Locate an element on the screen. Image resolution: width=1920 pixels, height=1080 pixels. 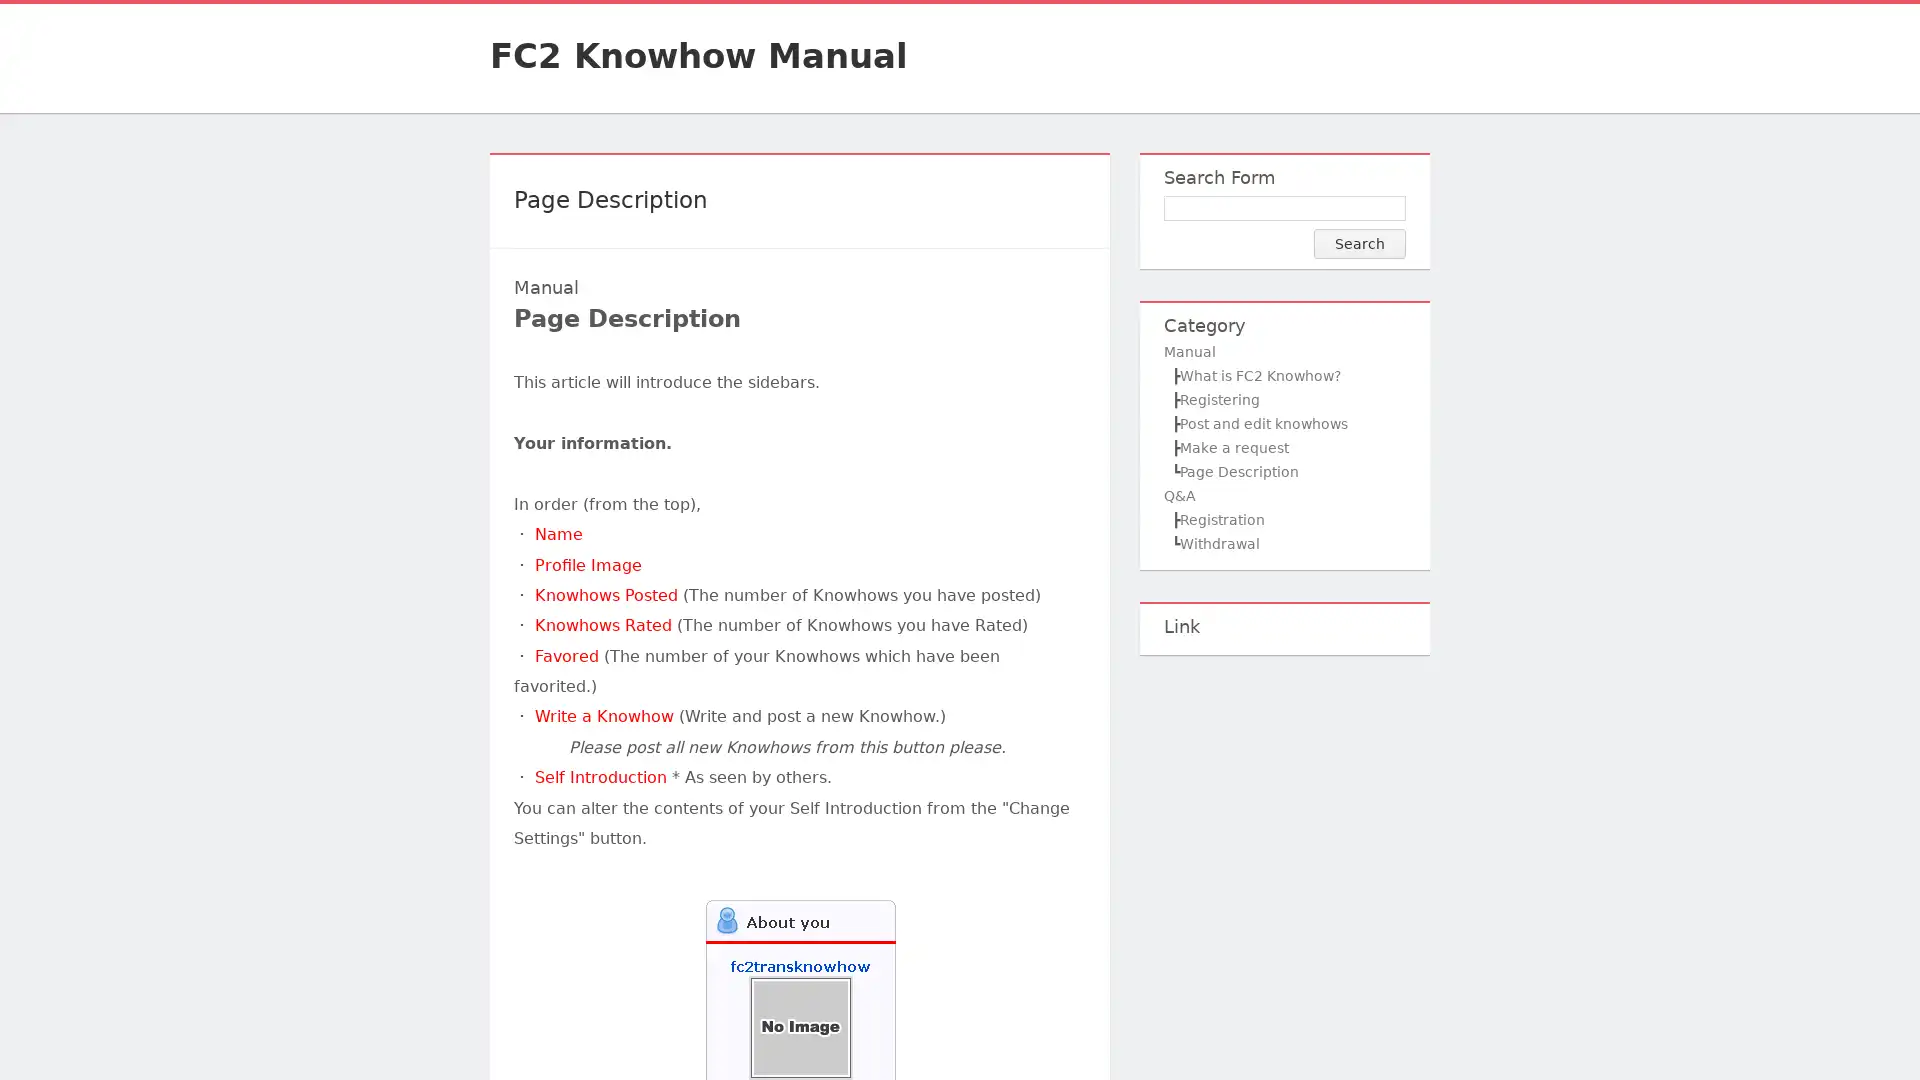
Search is located at coordinates (1359, 242).